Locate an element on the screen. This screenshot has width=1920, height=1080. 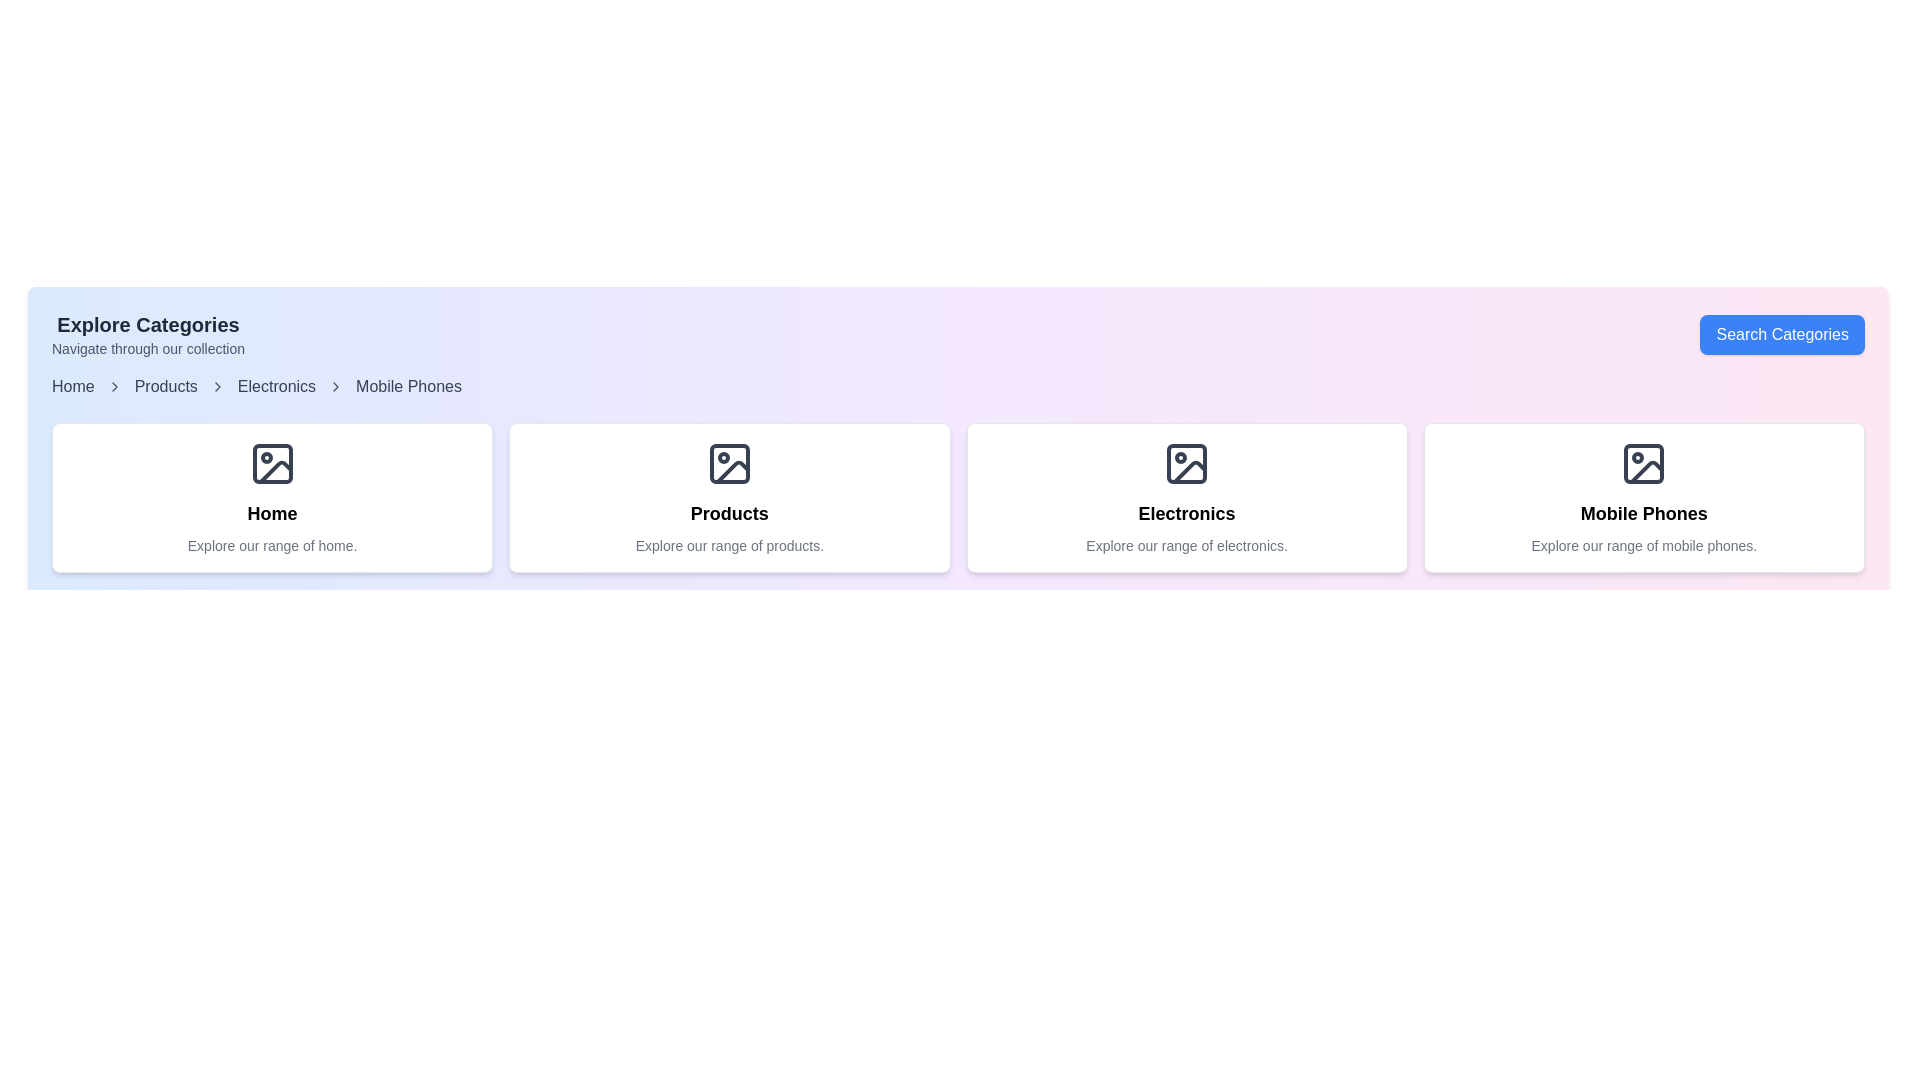
the 'Home' hyperlink in the breadcrumb navigation is located at coordinates (73, 386).